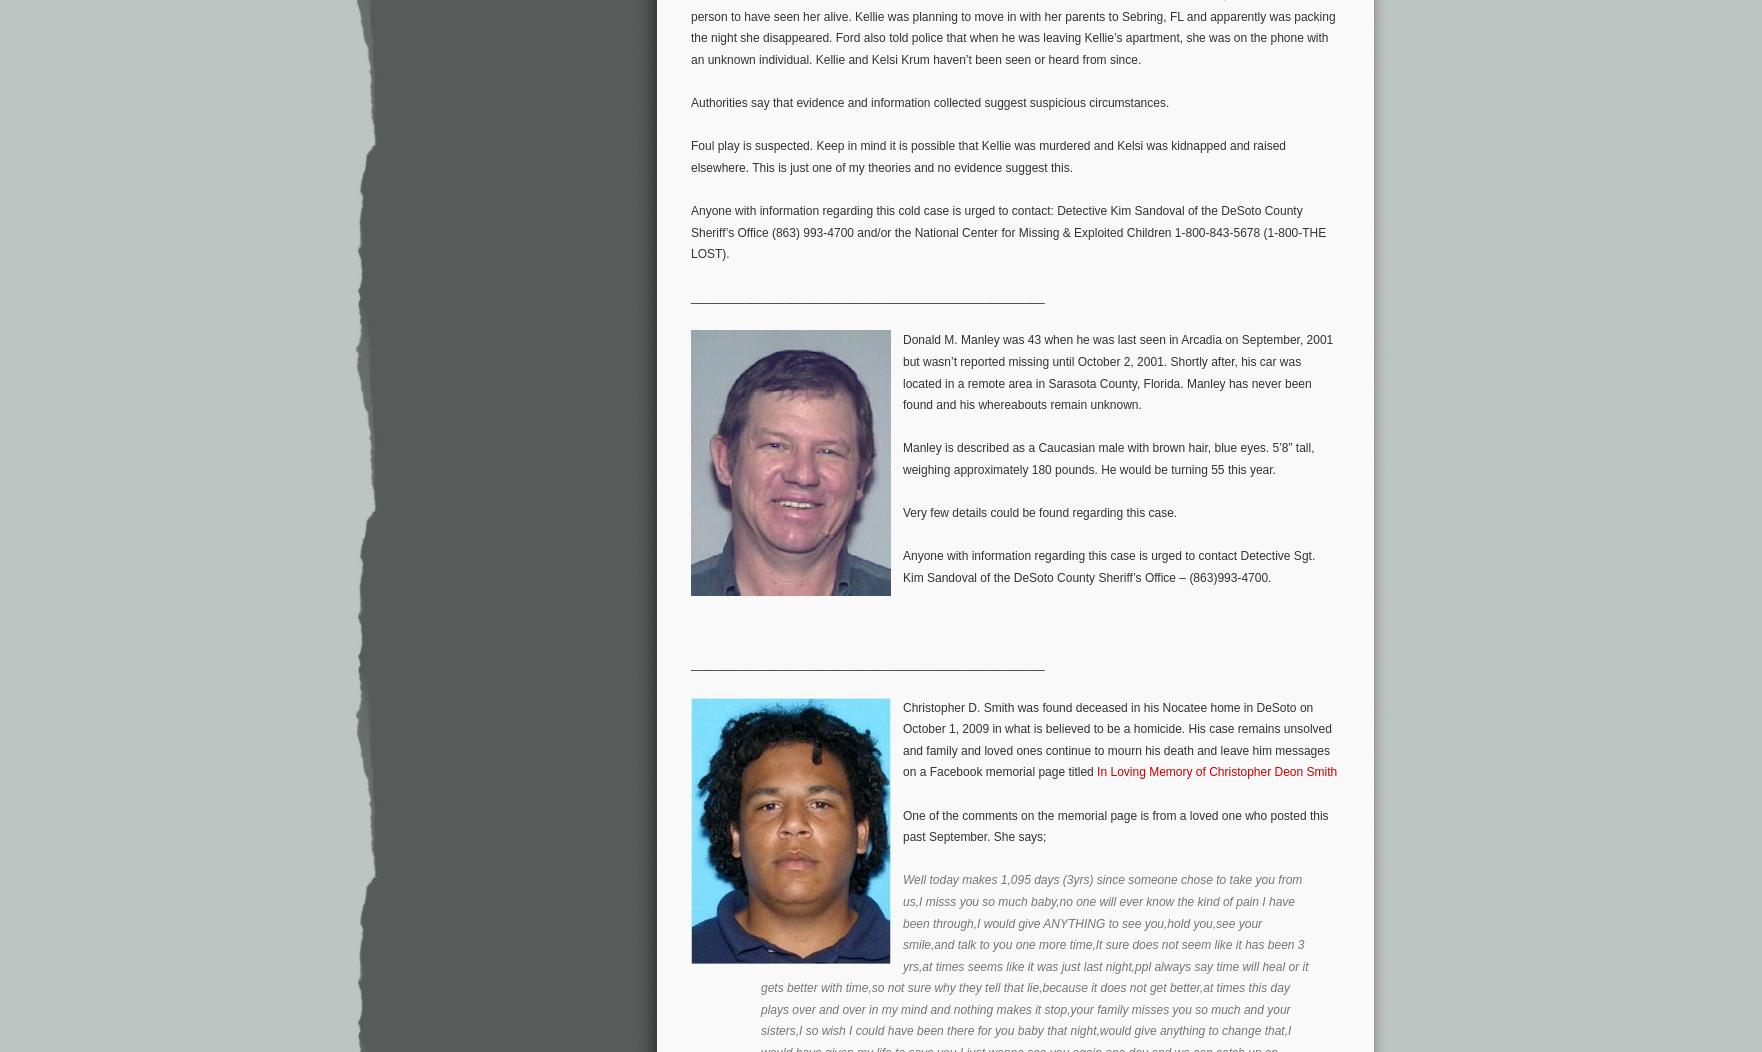 The image size is (1762, 1052). What do you see at coordinates (1008, 230) in the screenshot?
I see `'Anyone with information regarding this cold case is urged to contact: Detective Kim Sandoval of the DeSoto County Sheriff’s Office (863) 993-4700 and/or the National Center for Missing & Exploited Children 1-800-843-5678 (1-800-THE LOST).'` at bounding box center [1008, 230].